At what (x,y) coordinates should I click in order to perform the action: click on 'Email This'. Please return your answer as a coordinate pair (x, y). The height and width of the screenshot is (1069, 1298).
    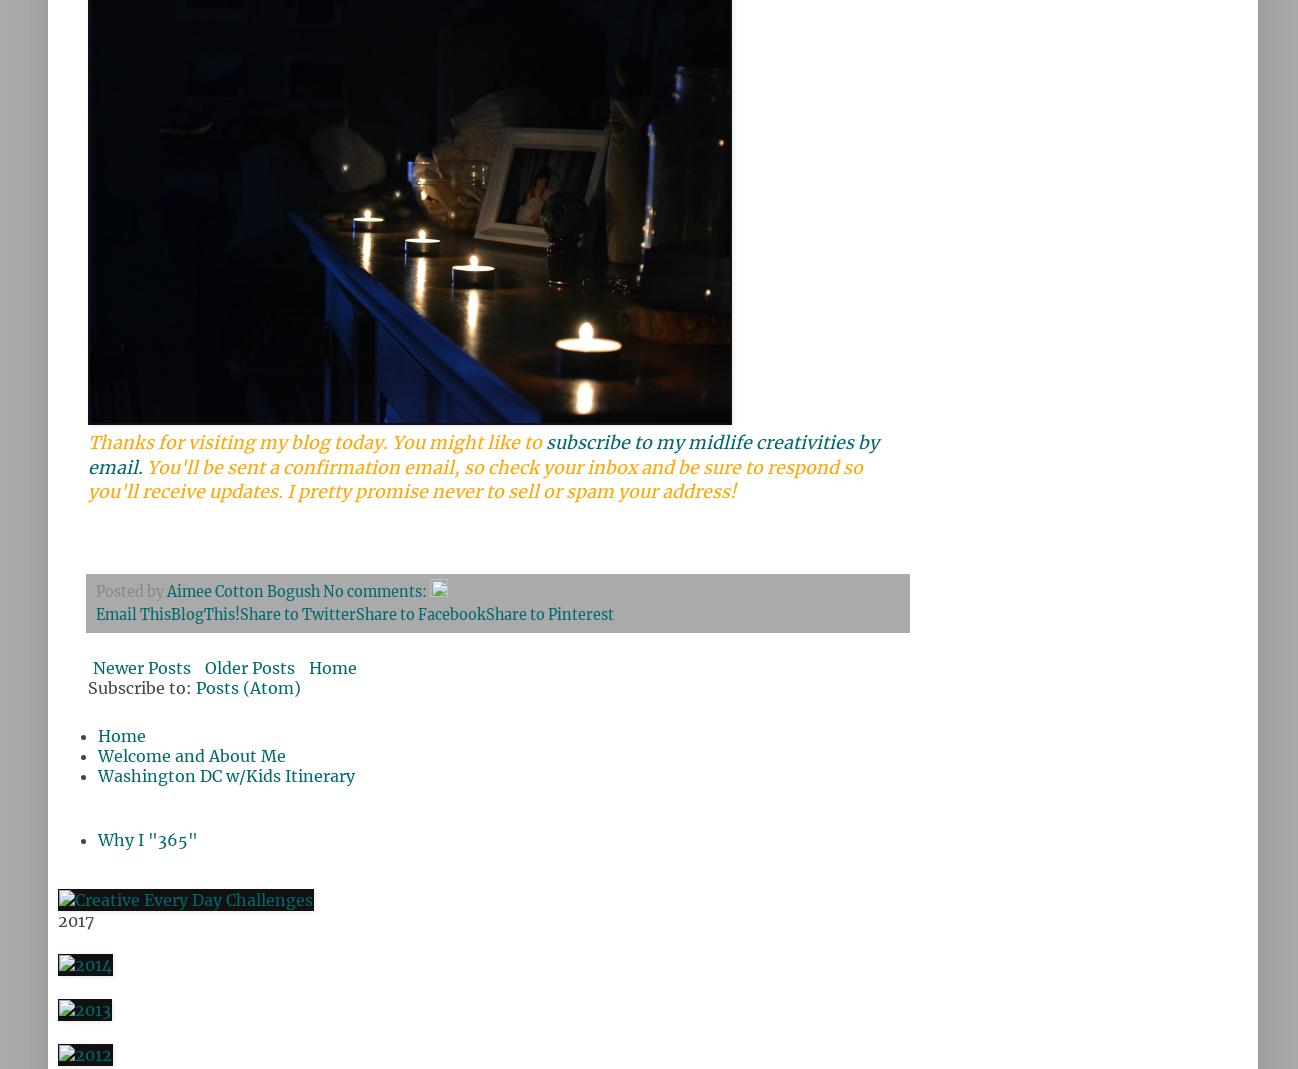
    Looking at the image, I should click on (132, 614).